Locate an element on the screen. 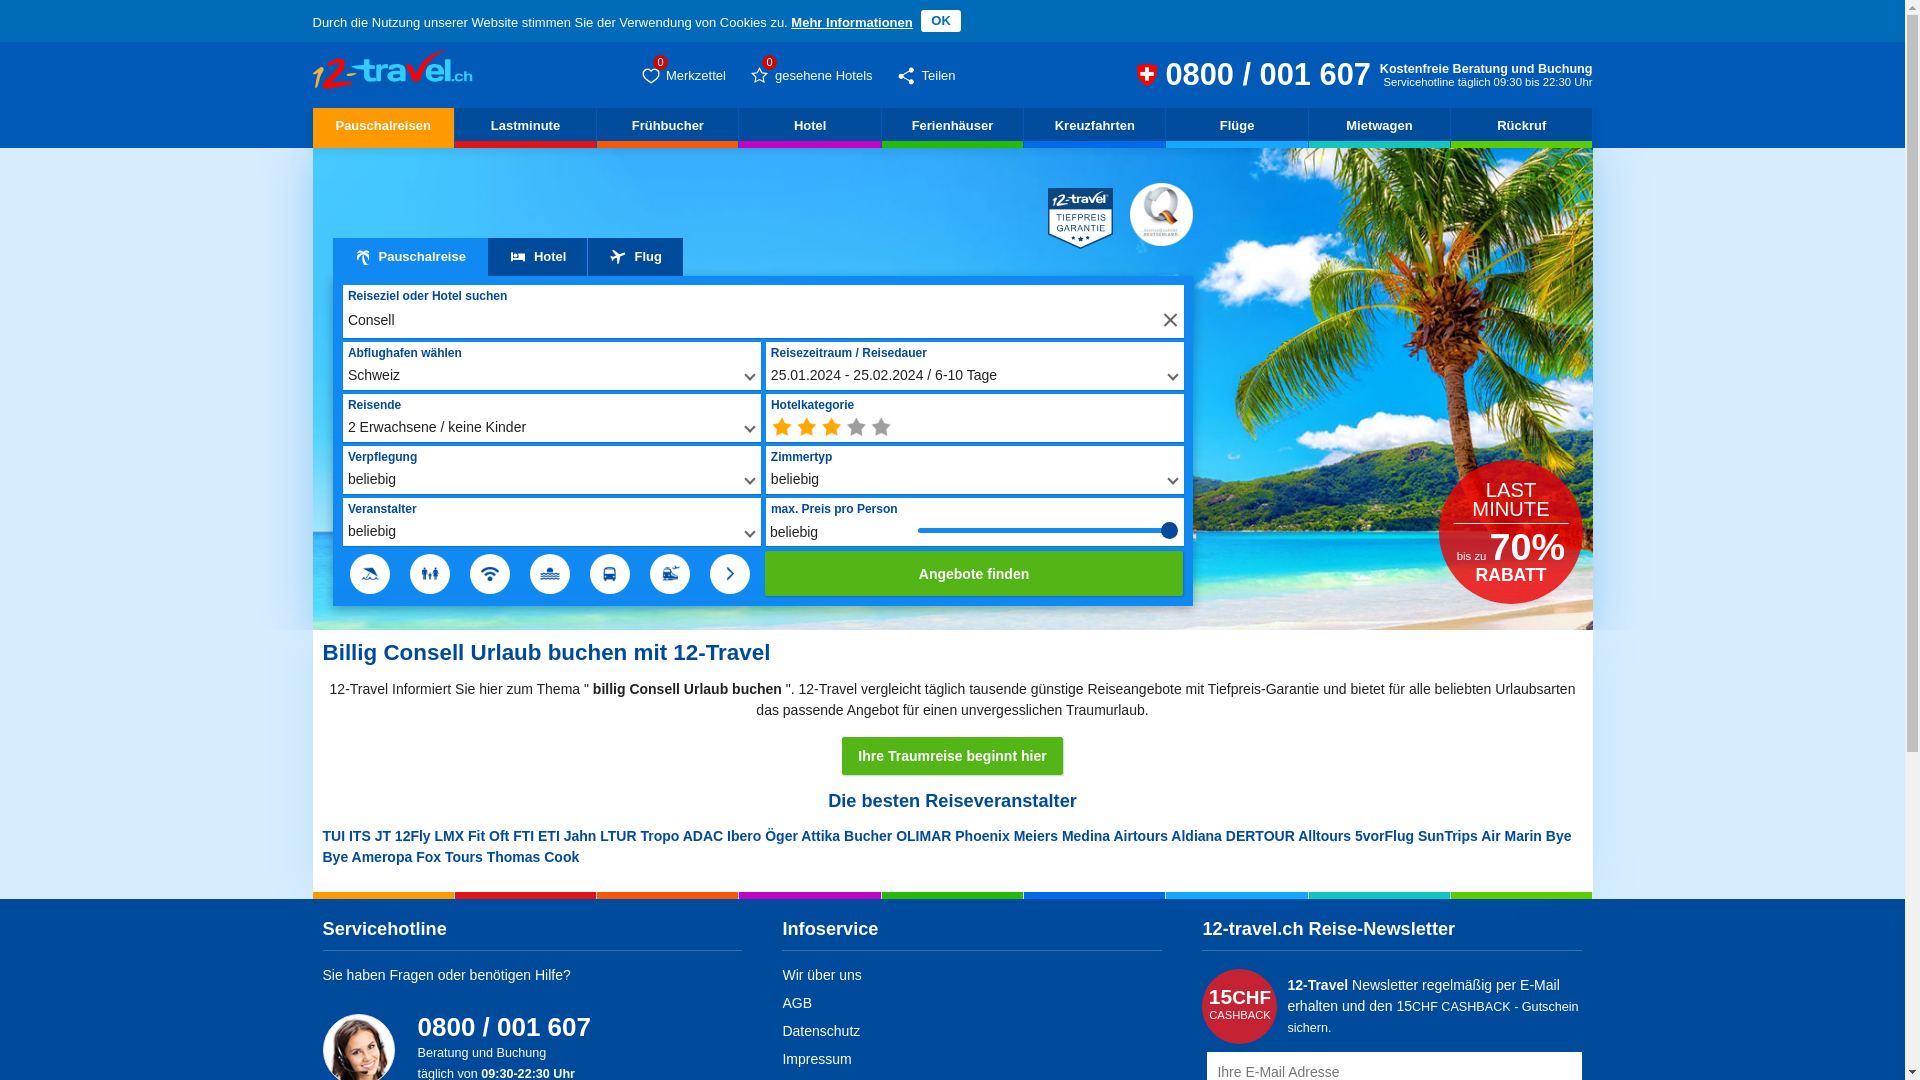 The height and width of the screenshot is (1080, 1920). 'OLIMAR' is located at coordinates (922, 836).